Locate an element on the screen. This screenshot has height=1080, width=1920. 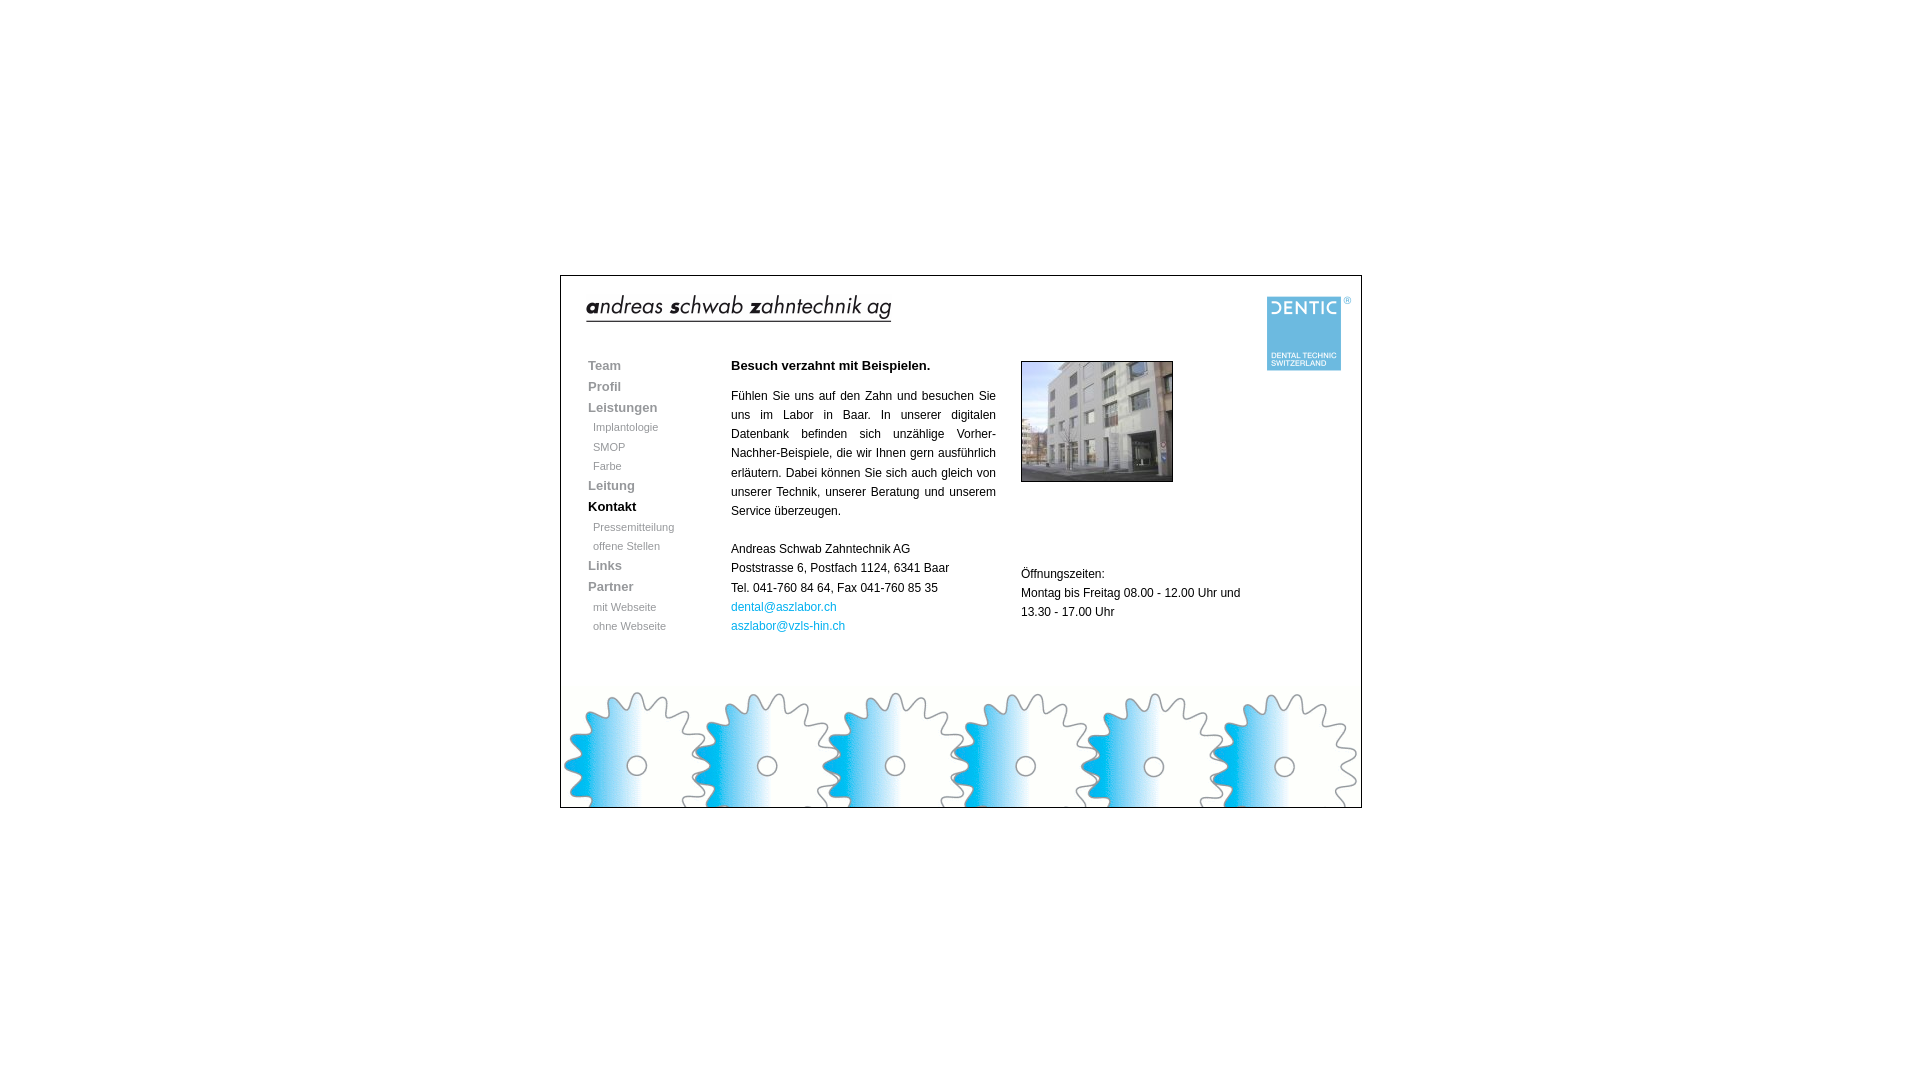
'Kontakt' is located at coordinates (610, 505).